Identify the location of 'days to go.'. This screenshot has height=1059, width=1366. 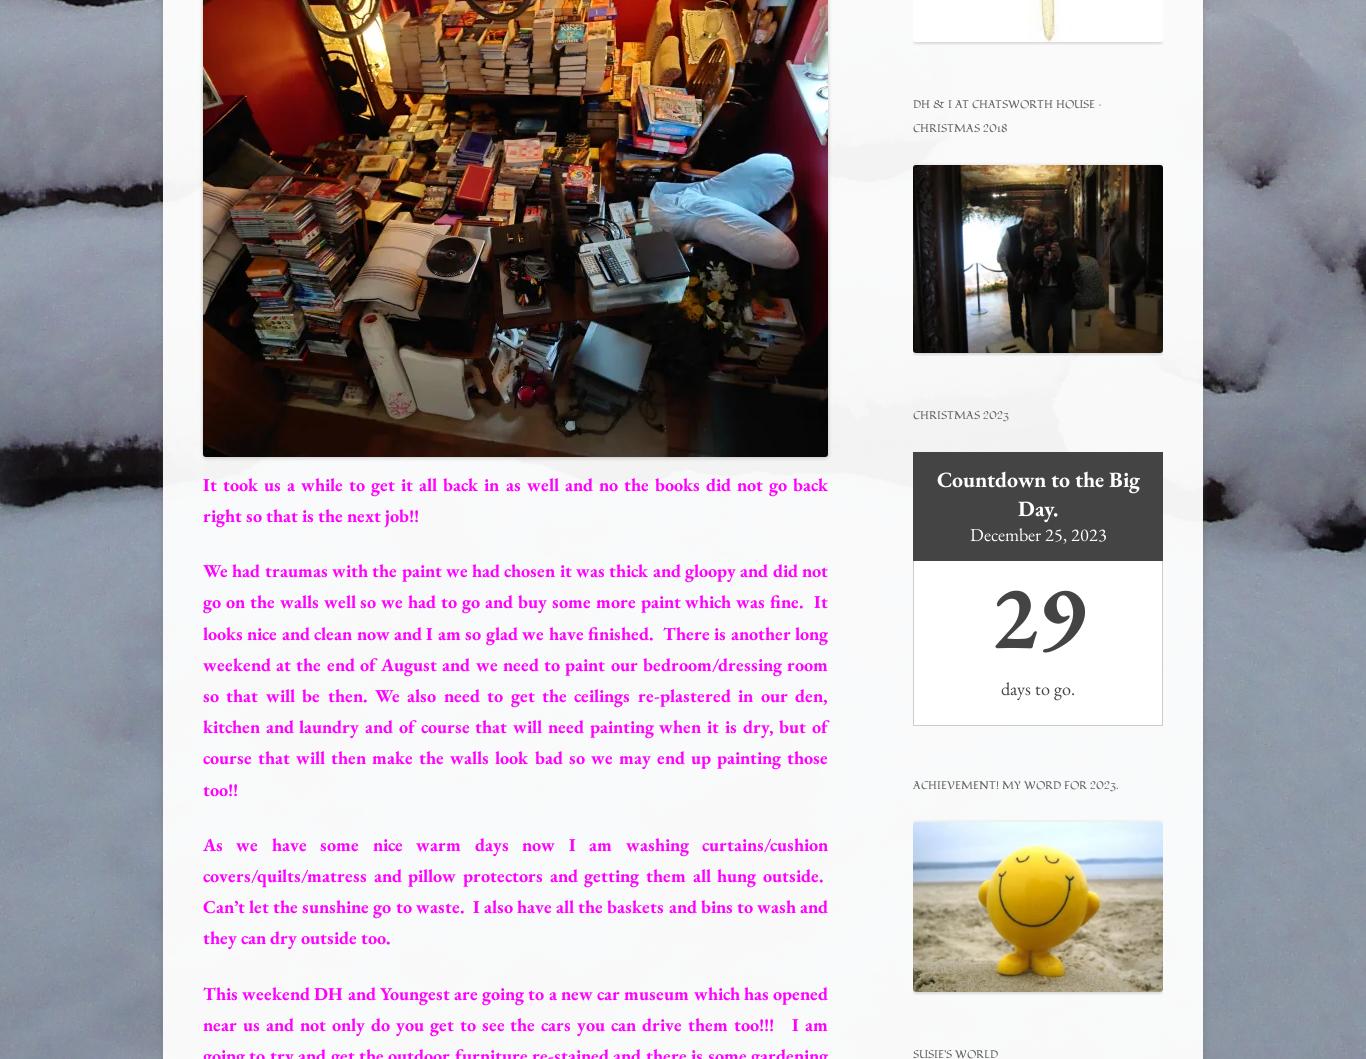
(1037, 687).